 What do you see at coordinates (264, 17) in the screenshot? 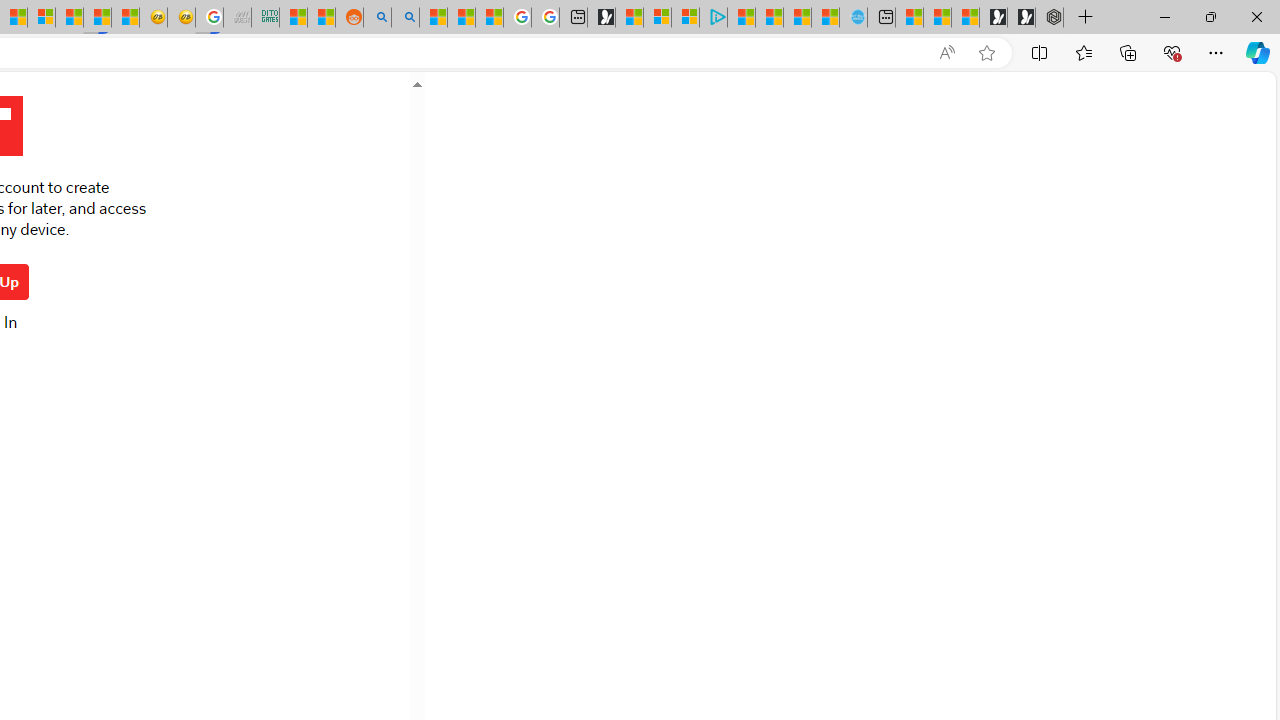
I see `'DITOGAMES AG Imprint'` at bounding box center [264, 17].